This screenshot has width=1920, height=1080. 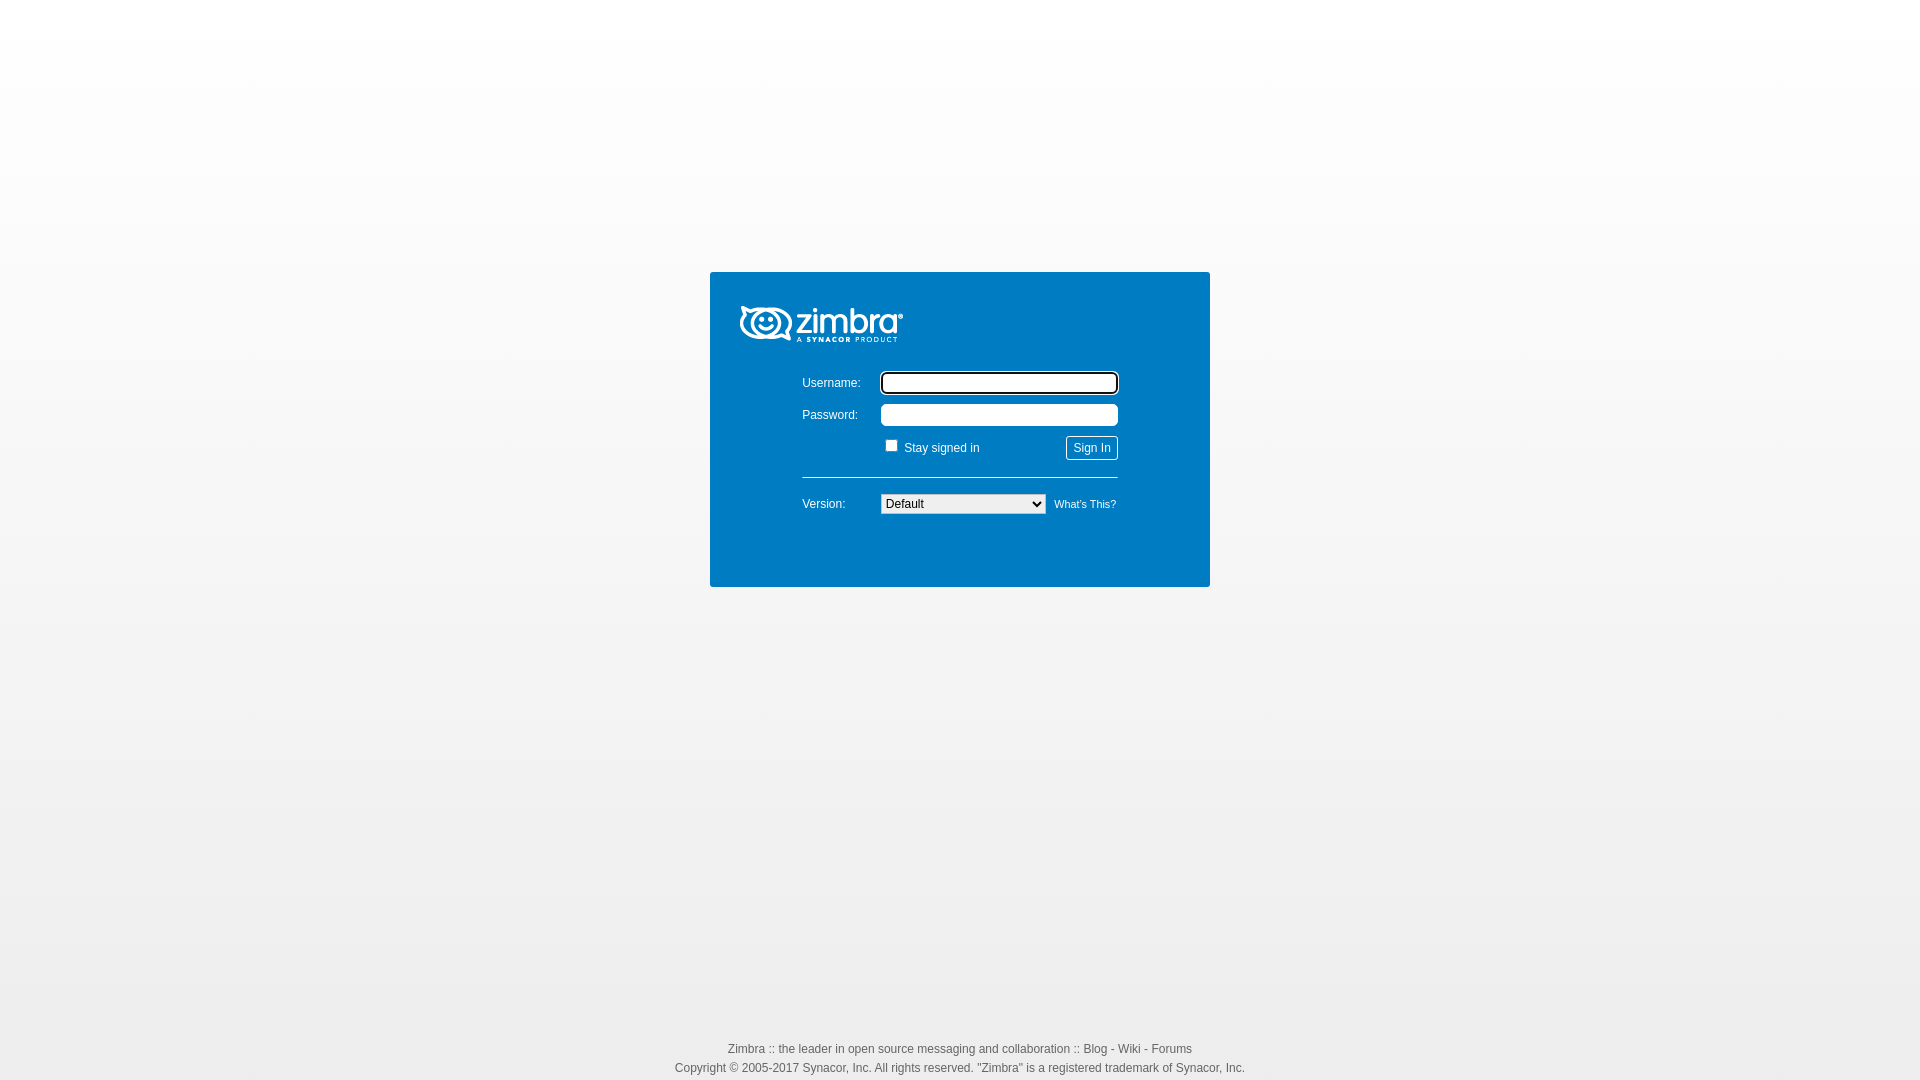 I want to click on 'Blog', so click(x=1093, y=1048).